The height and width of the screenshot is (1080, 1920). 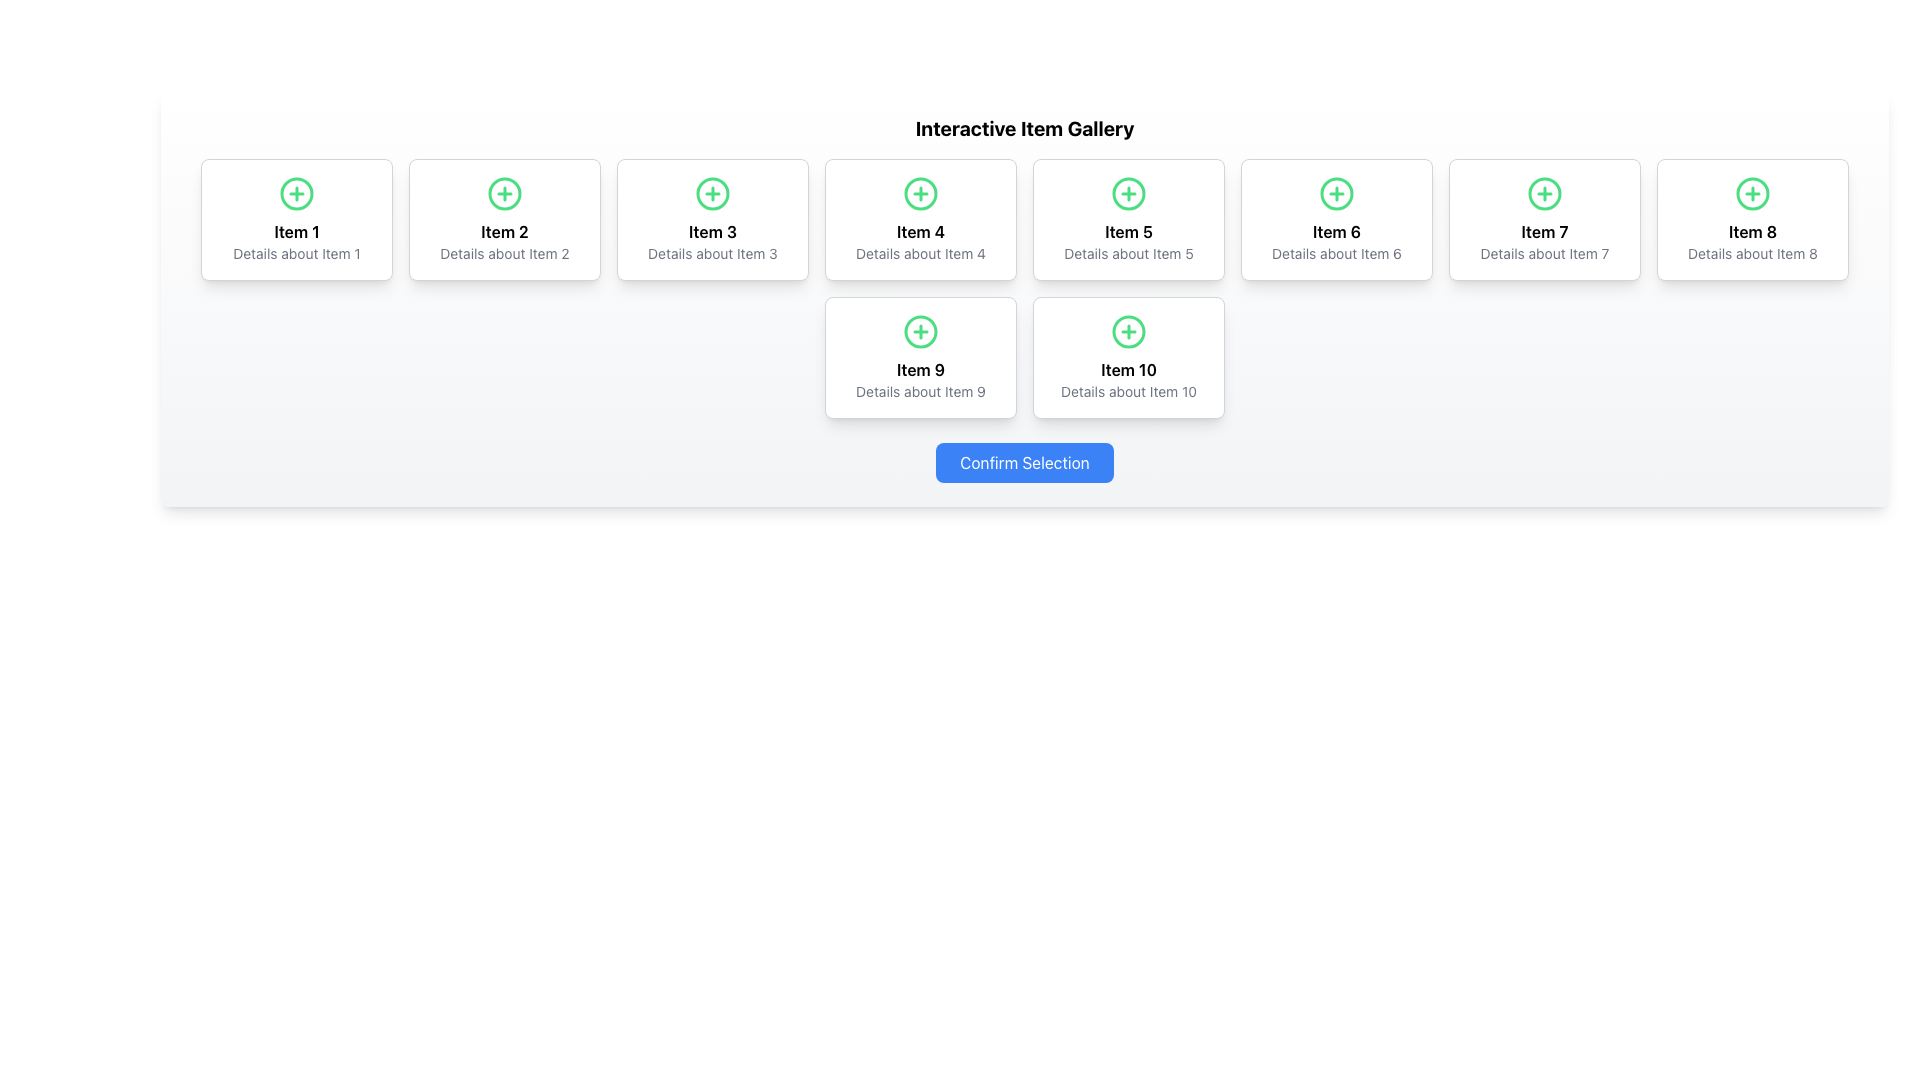 What do you see at coordinates (1128, 253) in the screenshot?
I see `the descriptive text label located within the 'Item 5' card in the center column of the second row of the grid layout` at bounding box center [1128, 253].